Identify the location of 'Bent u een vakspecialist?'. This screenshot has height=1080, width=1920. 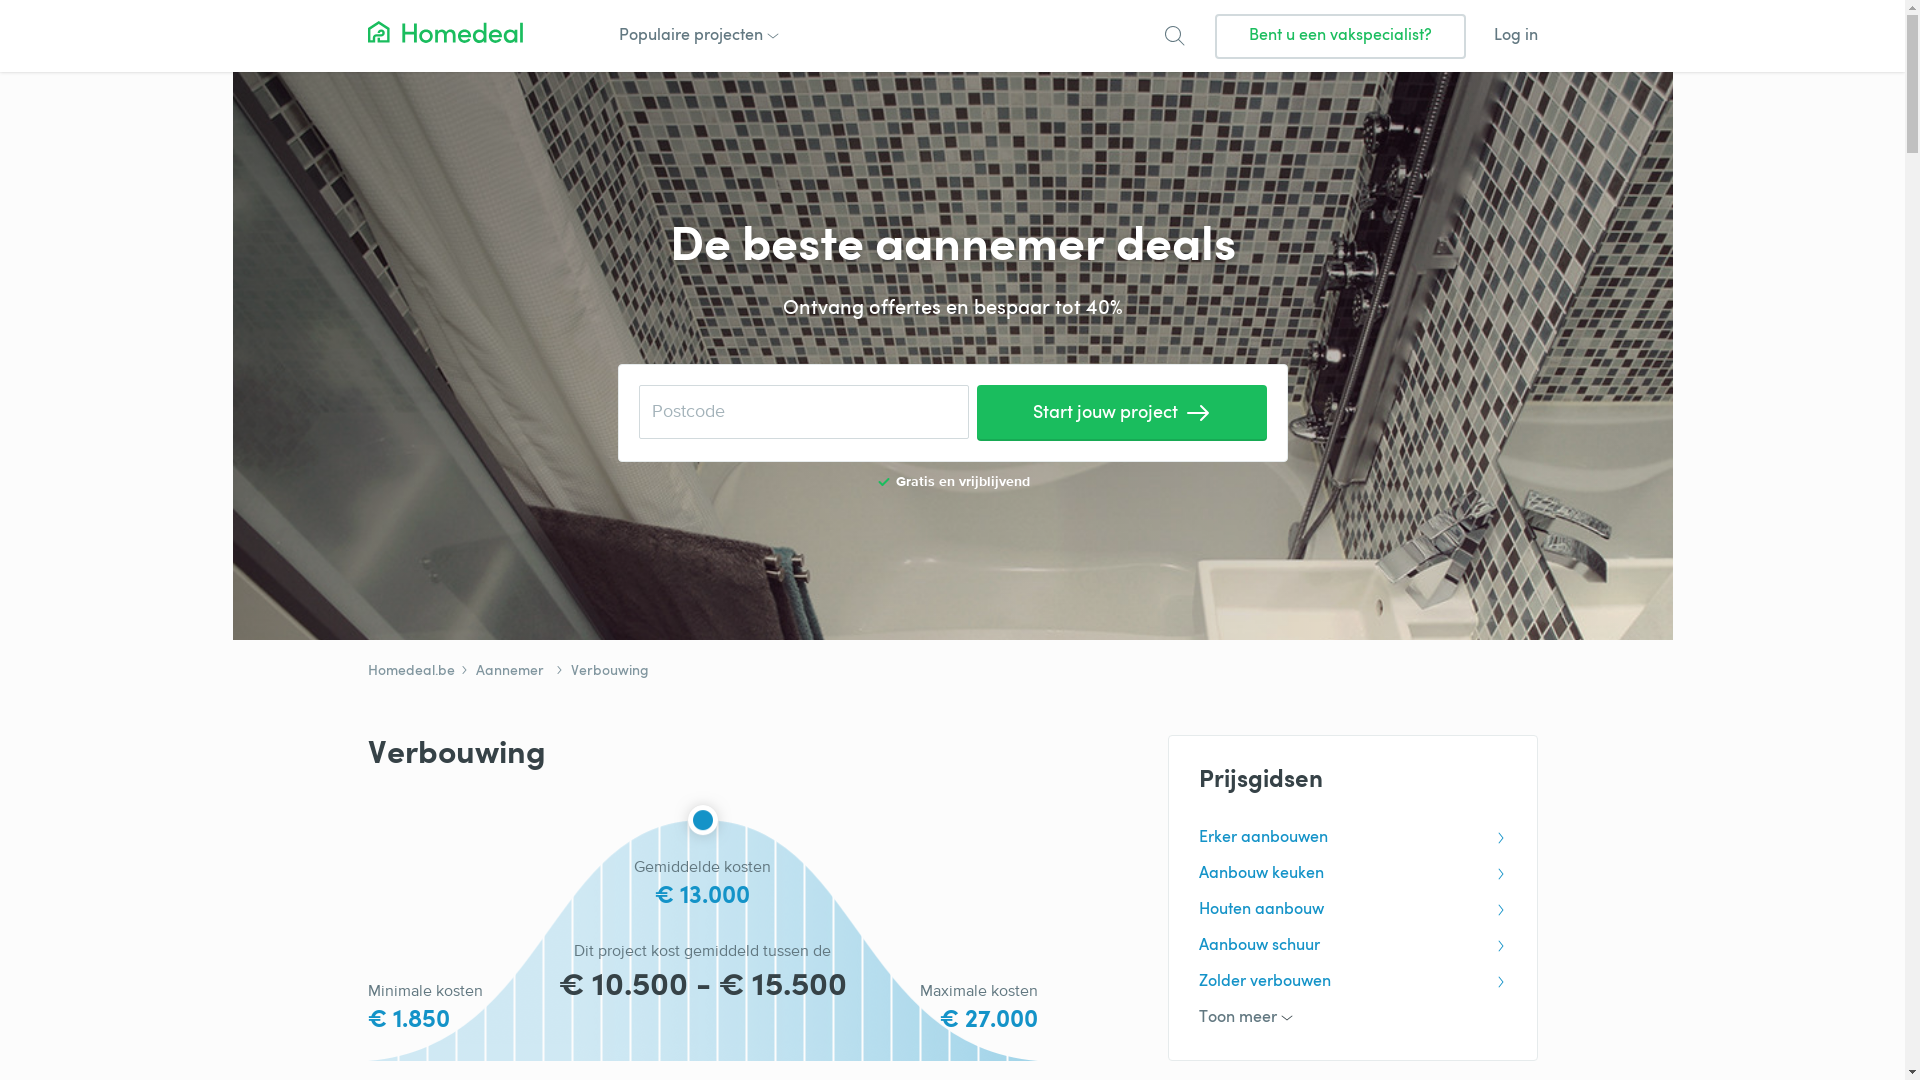
(1339, 36).